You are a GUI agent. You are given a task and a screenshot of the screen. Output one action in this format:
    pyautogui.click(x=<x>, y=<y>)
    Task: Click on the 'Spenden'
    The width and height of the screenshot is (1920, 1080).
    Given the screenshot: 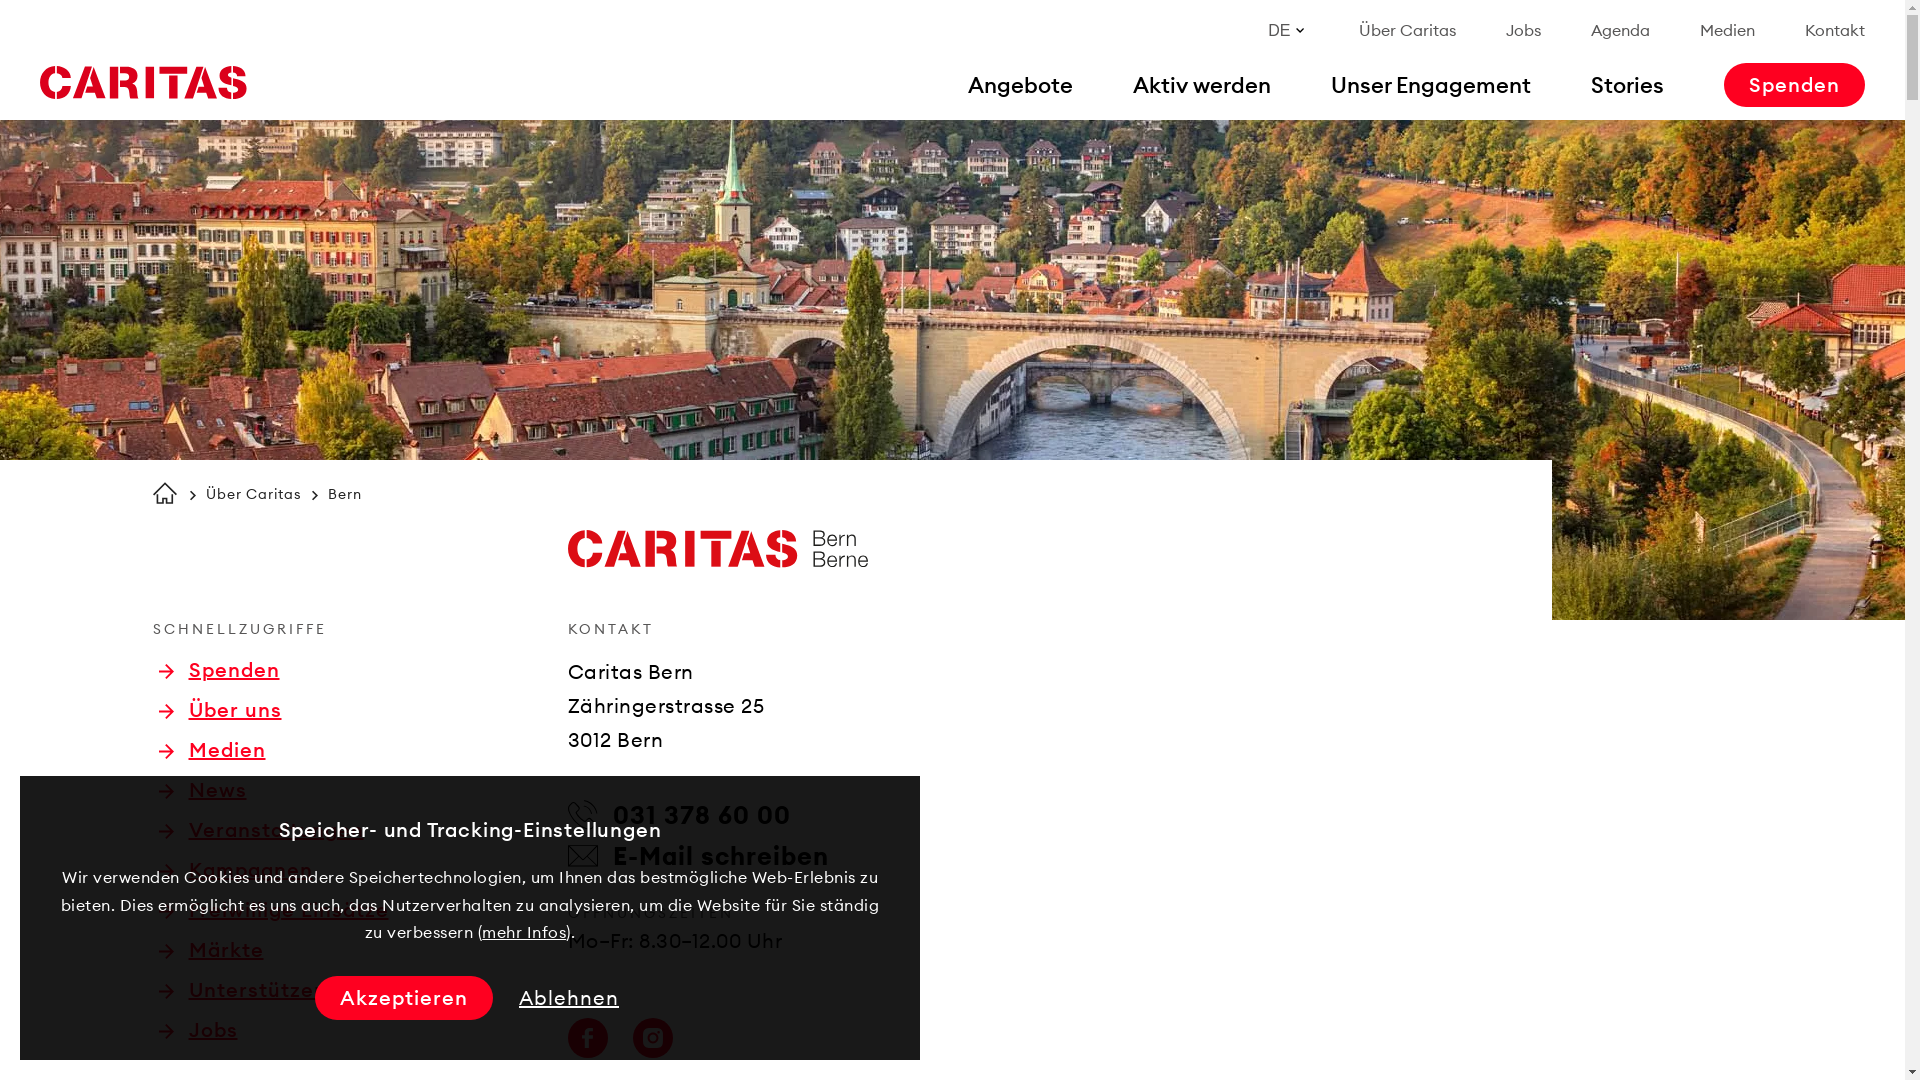 What is the action you would take?
    pyautogui.click(x=218, y=670)
    